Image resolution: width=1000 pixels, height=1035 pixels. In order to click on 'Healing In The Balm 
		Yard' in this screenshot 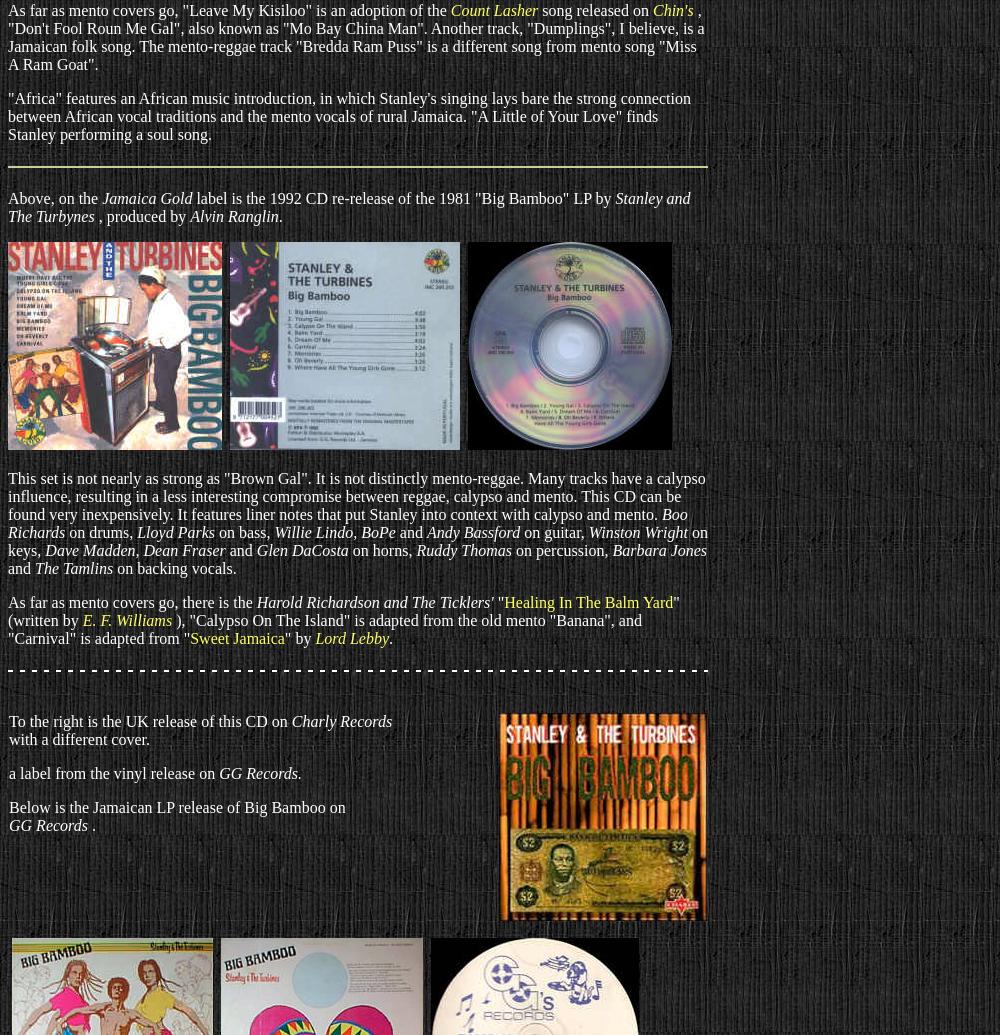, I will do `click(587, 601)`.